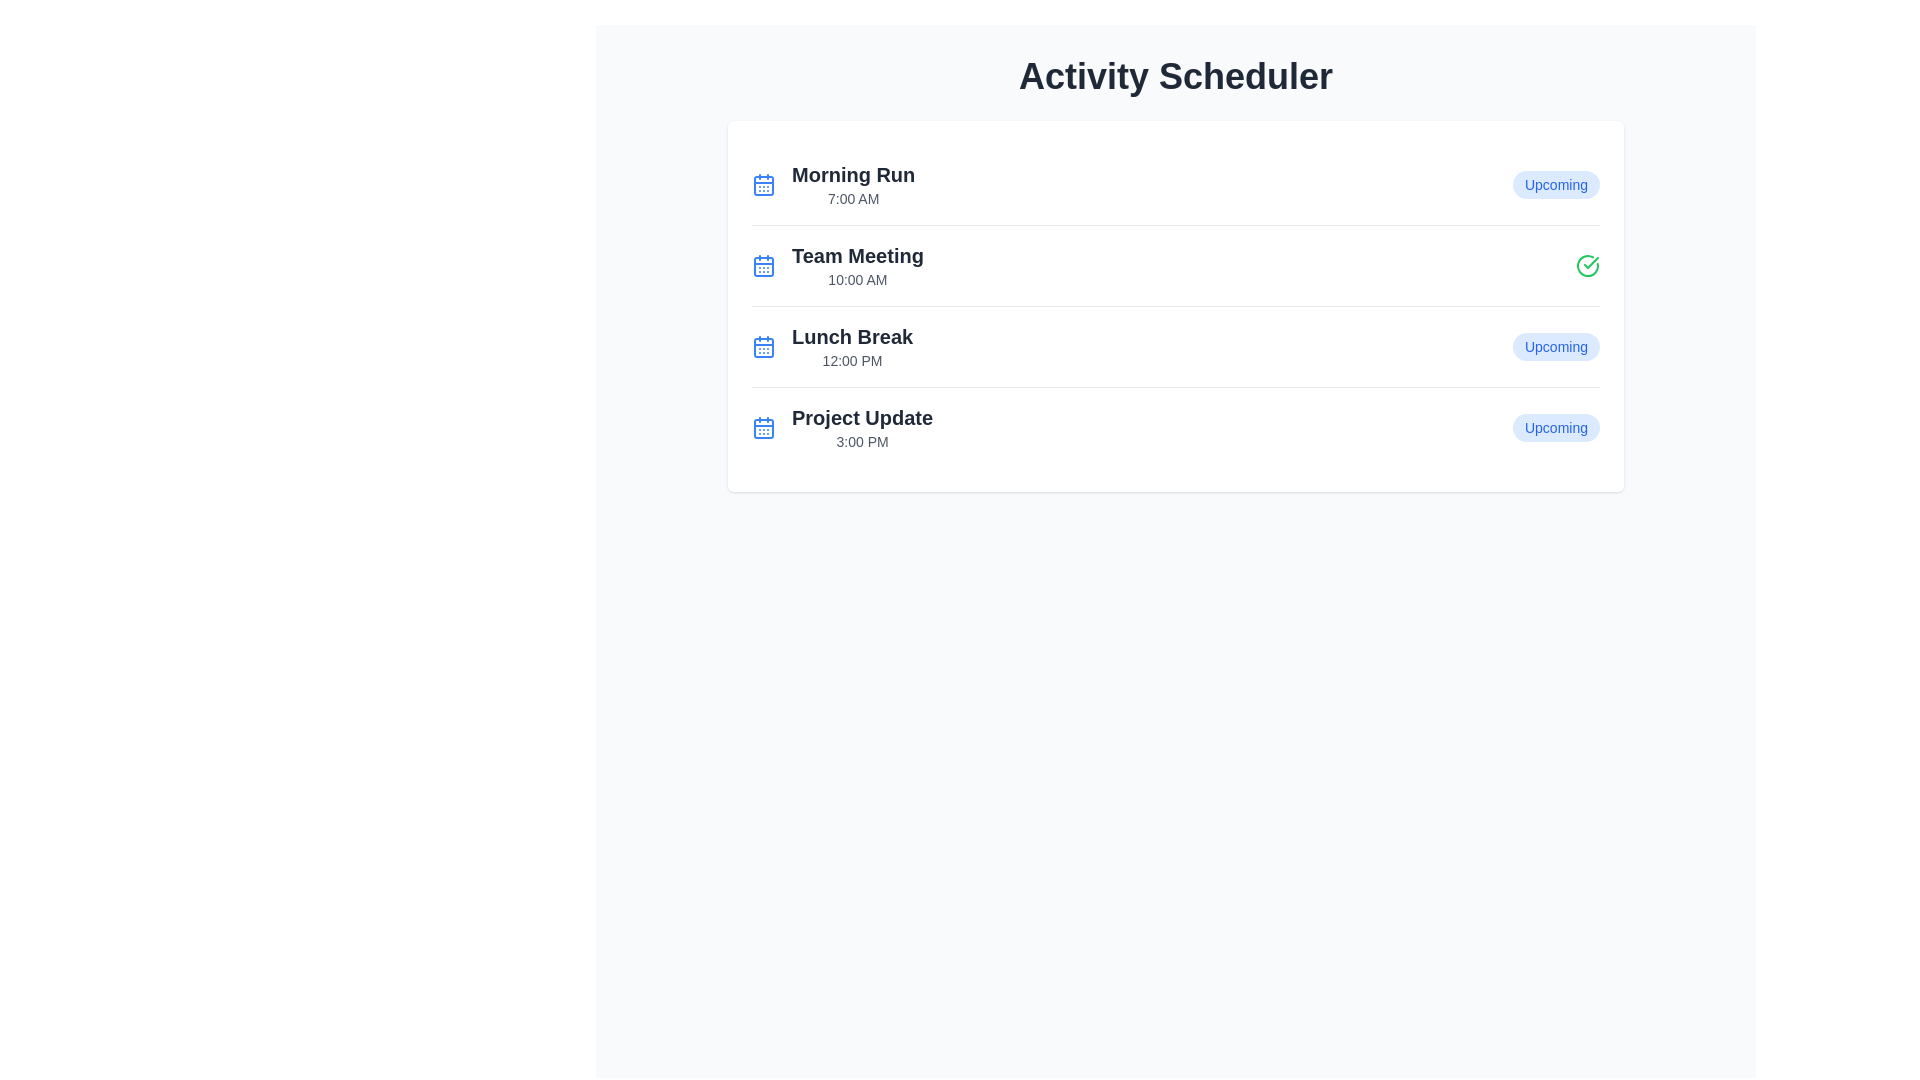 This screenshot has width=1920, height=1080. I want to click on the calendar icon with a blue outline located next to the 'Morning Run' text by moving the cursor to its center point, so click(762, 185).